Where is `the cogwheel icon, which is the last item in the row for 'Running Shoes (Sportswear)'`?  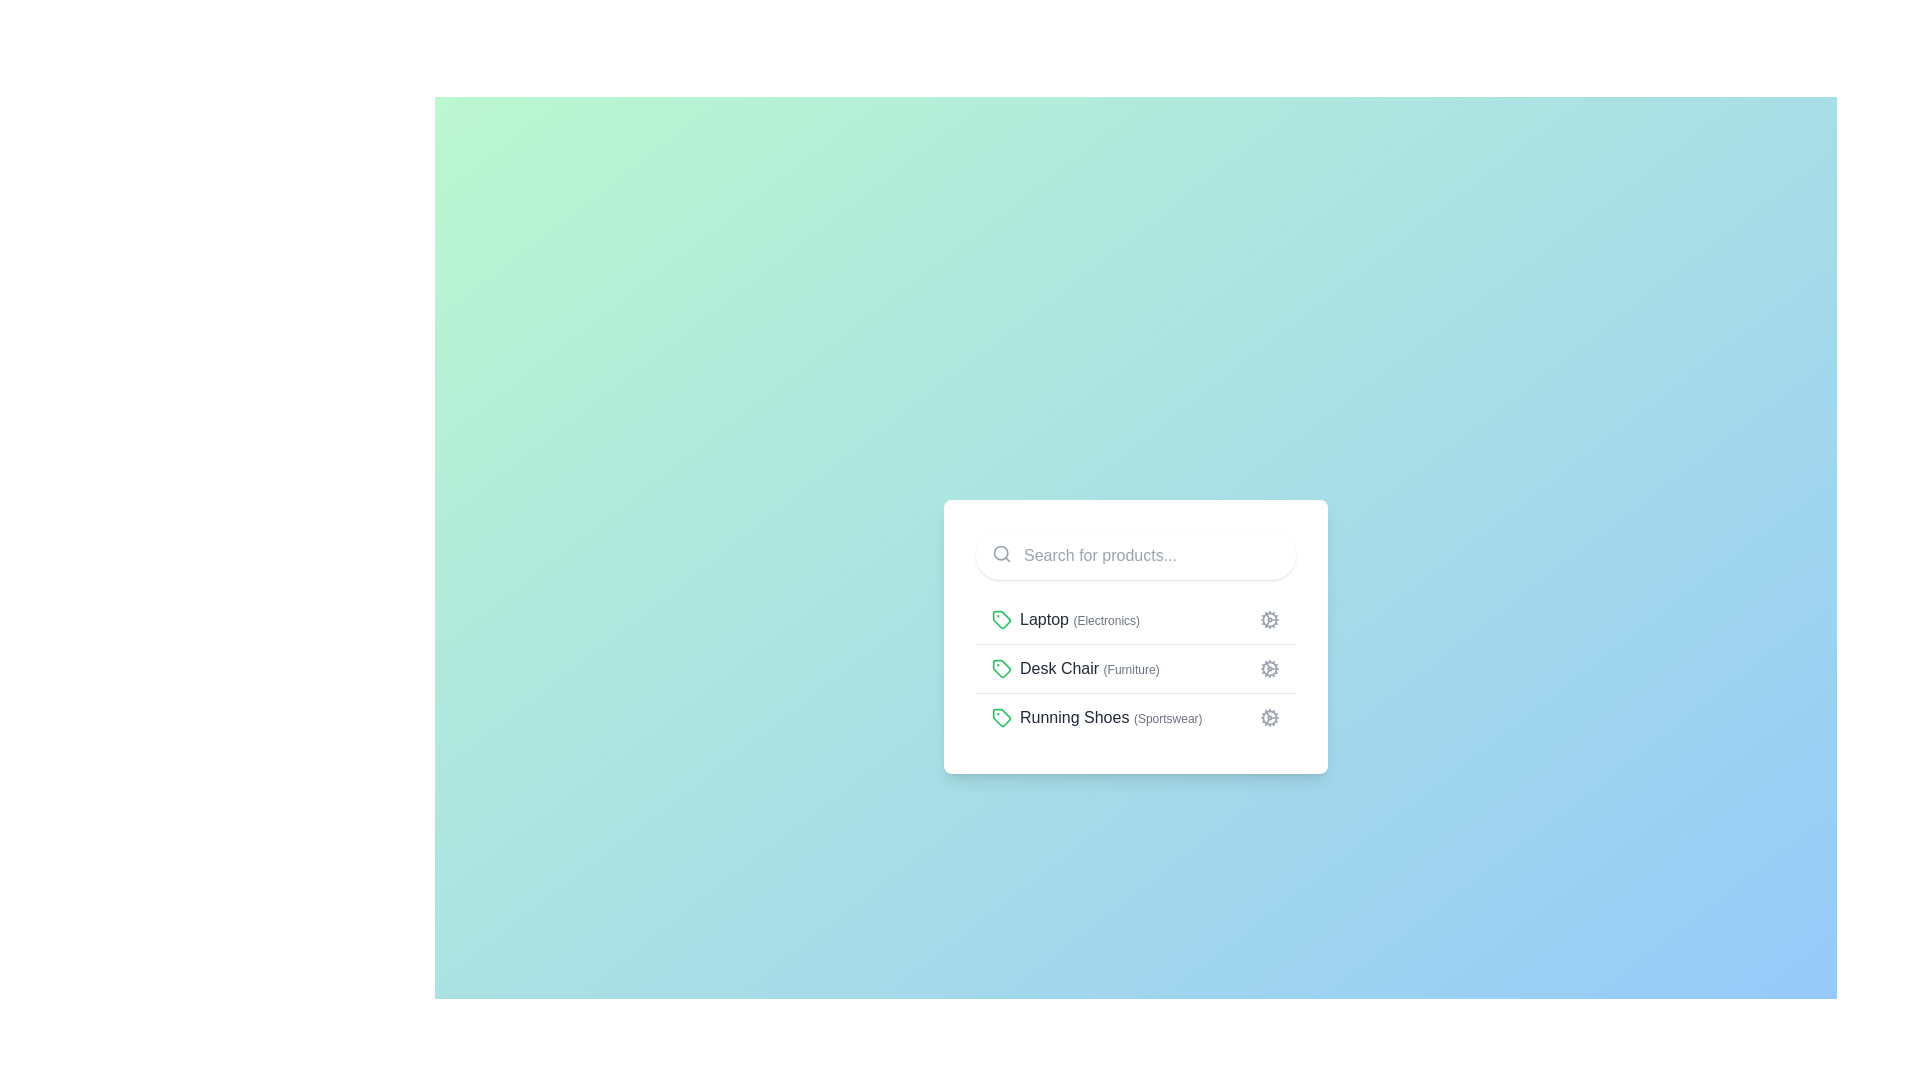
the cogwheel icon, which is the last item in the row for 'Running Shoes (Sportswear)' is located at coordinates (1269, 716).